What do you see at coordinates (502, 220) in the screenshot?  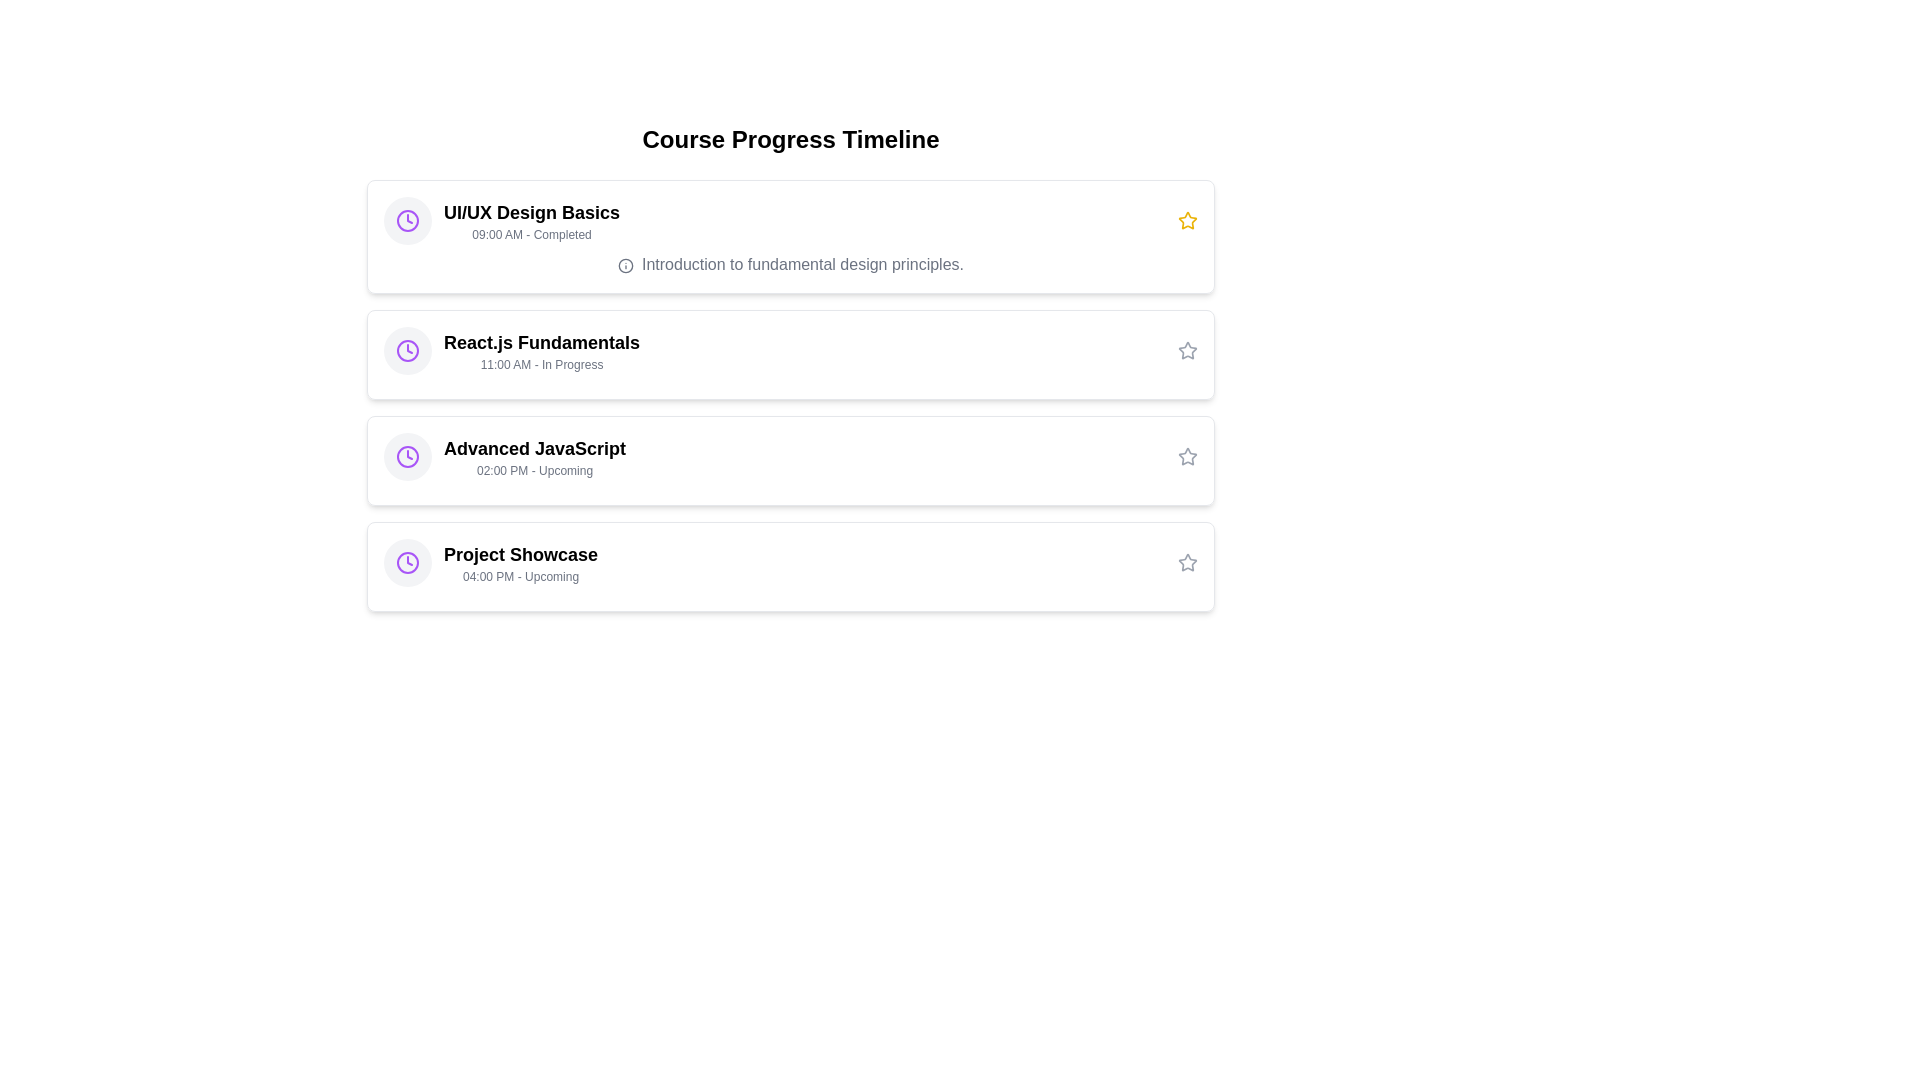 I see `course details displayed in the text block titled 'UI/UX Design Basics', which includes the completion time '09:00 AM - Completed'` at bounding box center [502, 220].